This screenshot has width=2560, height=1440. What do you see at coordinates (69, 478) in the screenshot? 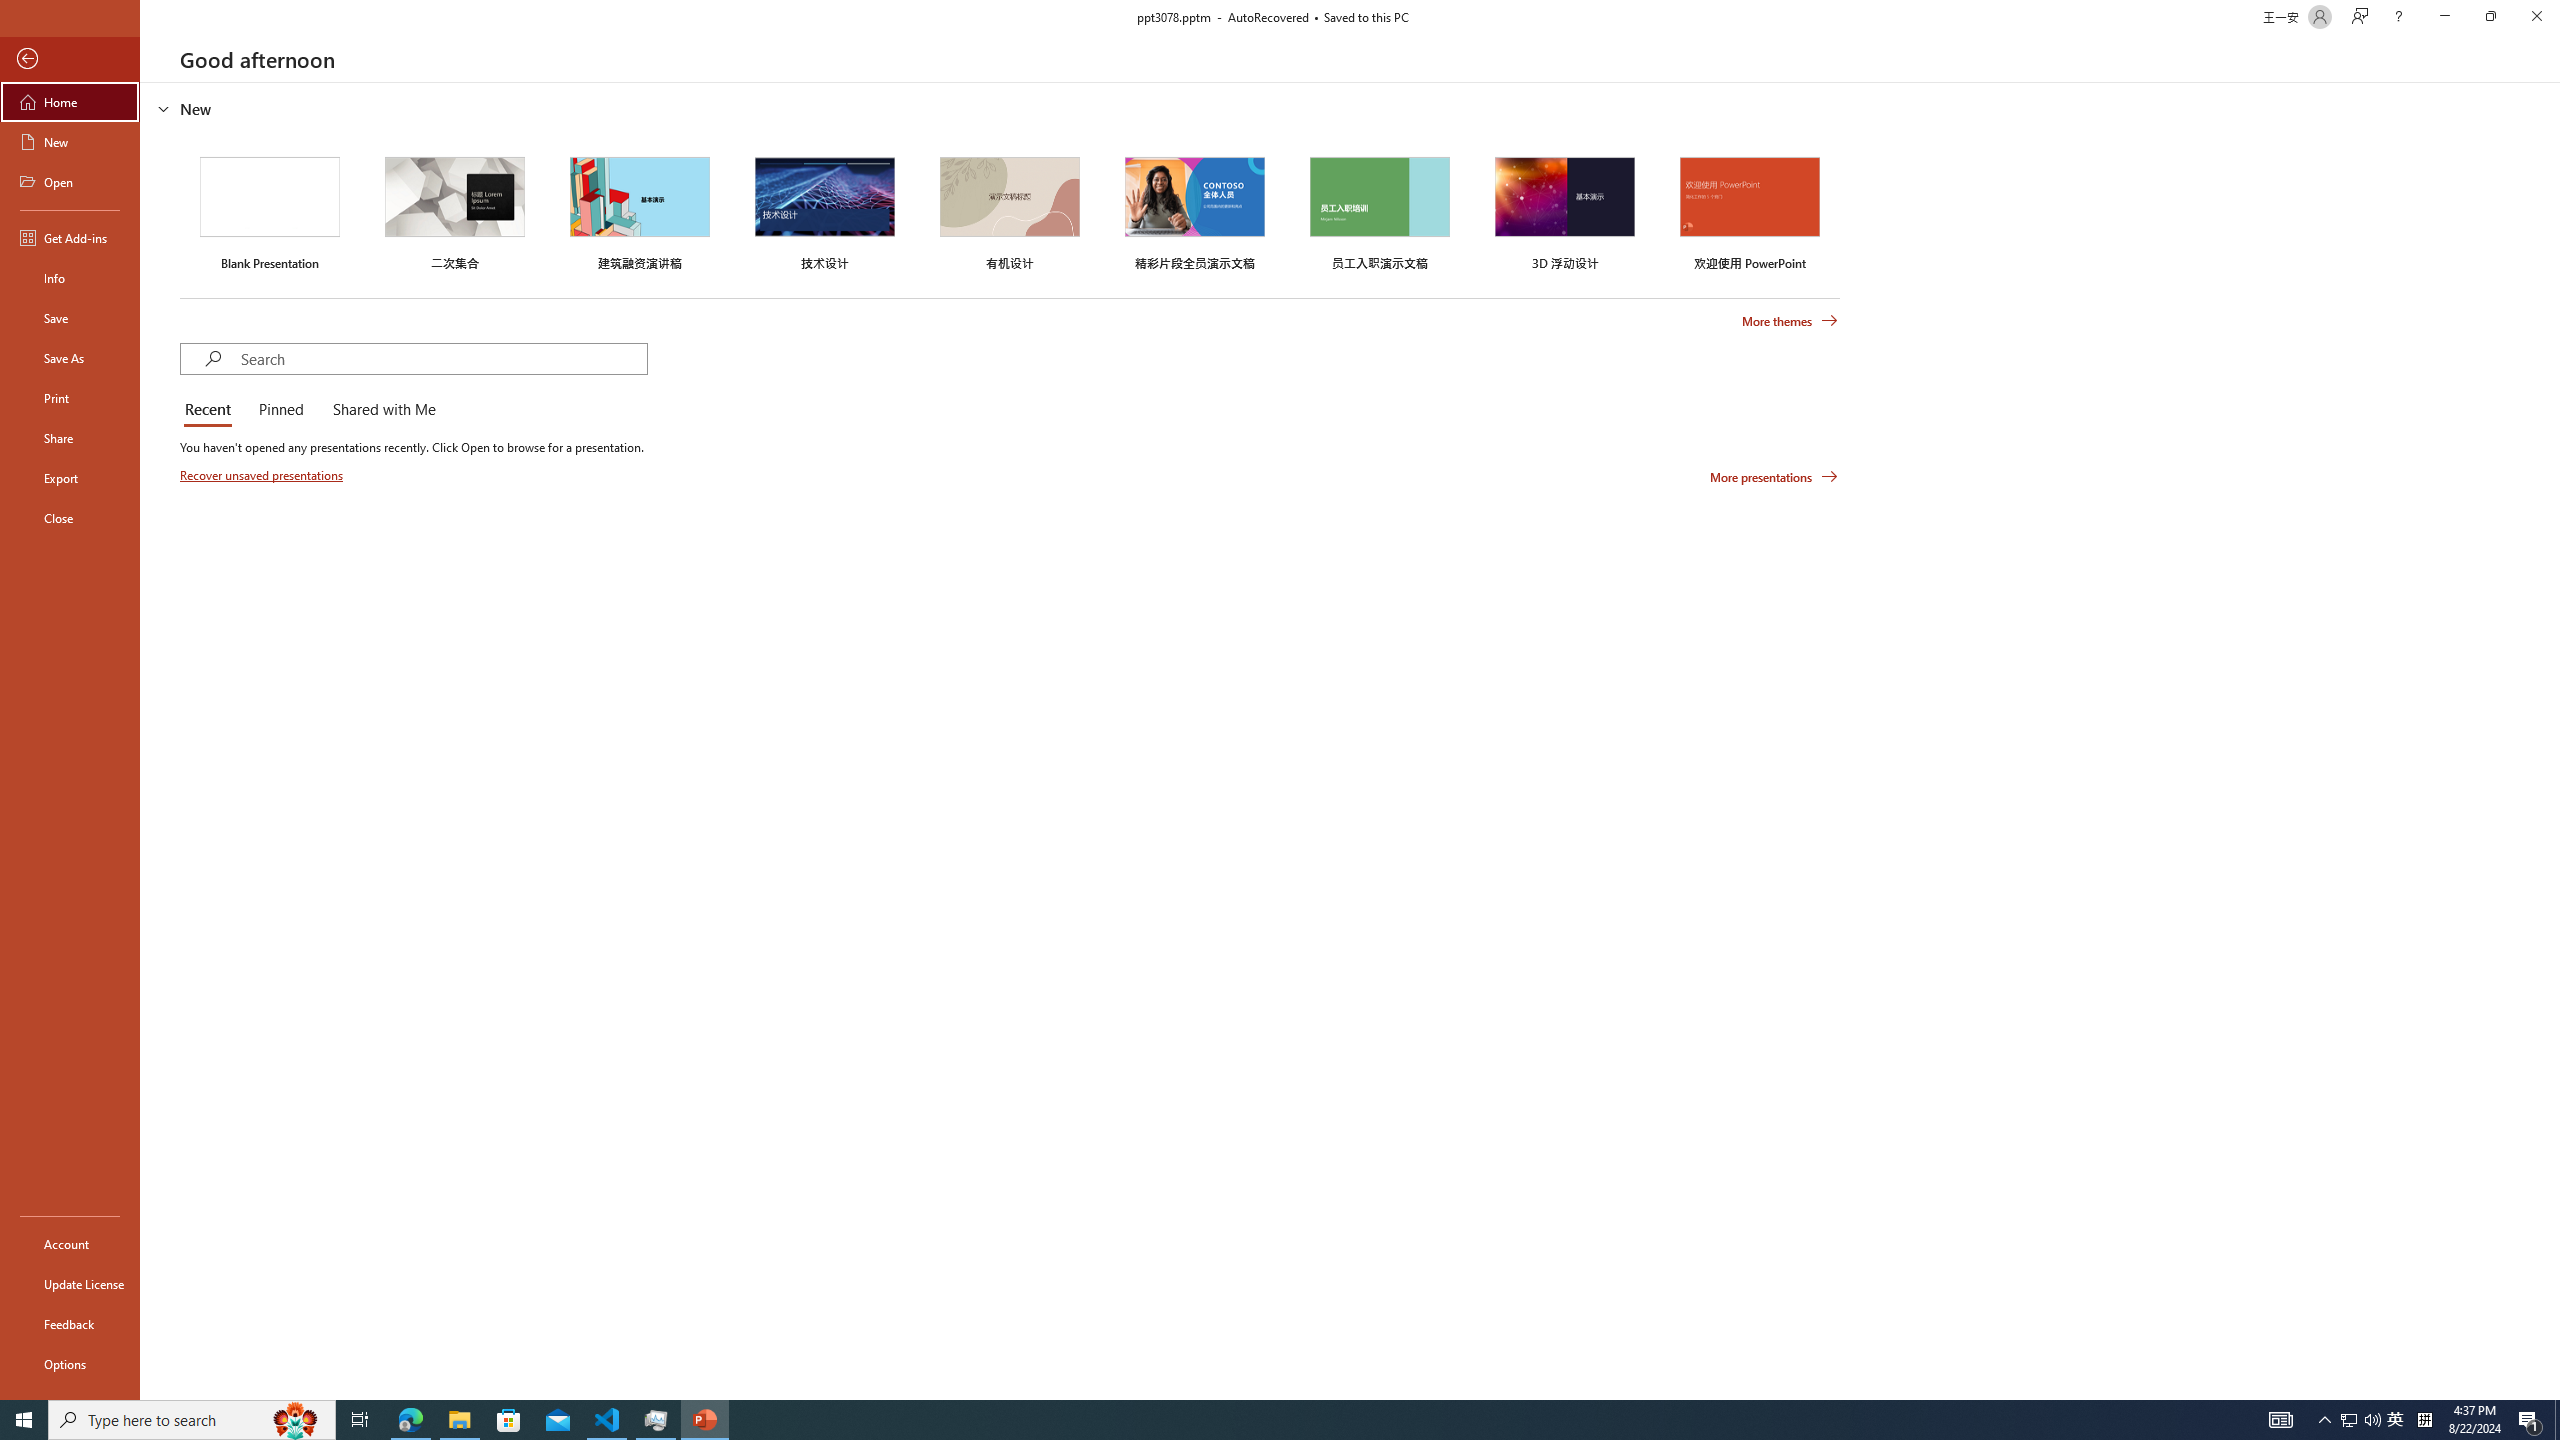
I see `'Export'` at bounding box center [69, 478].